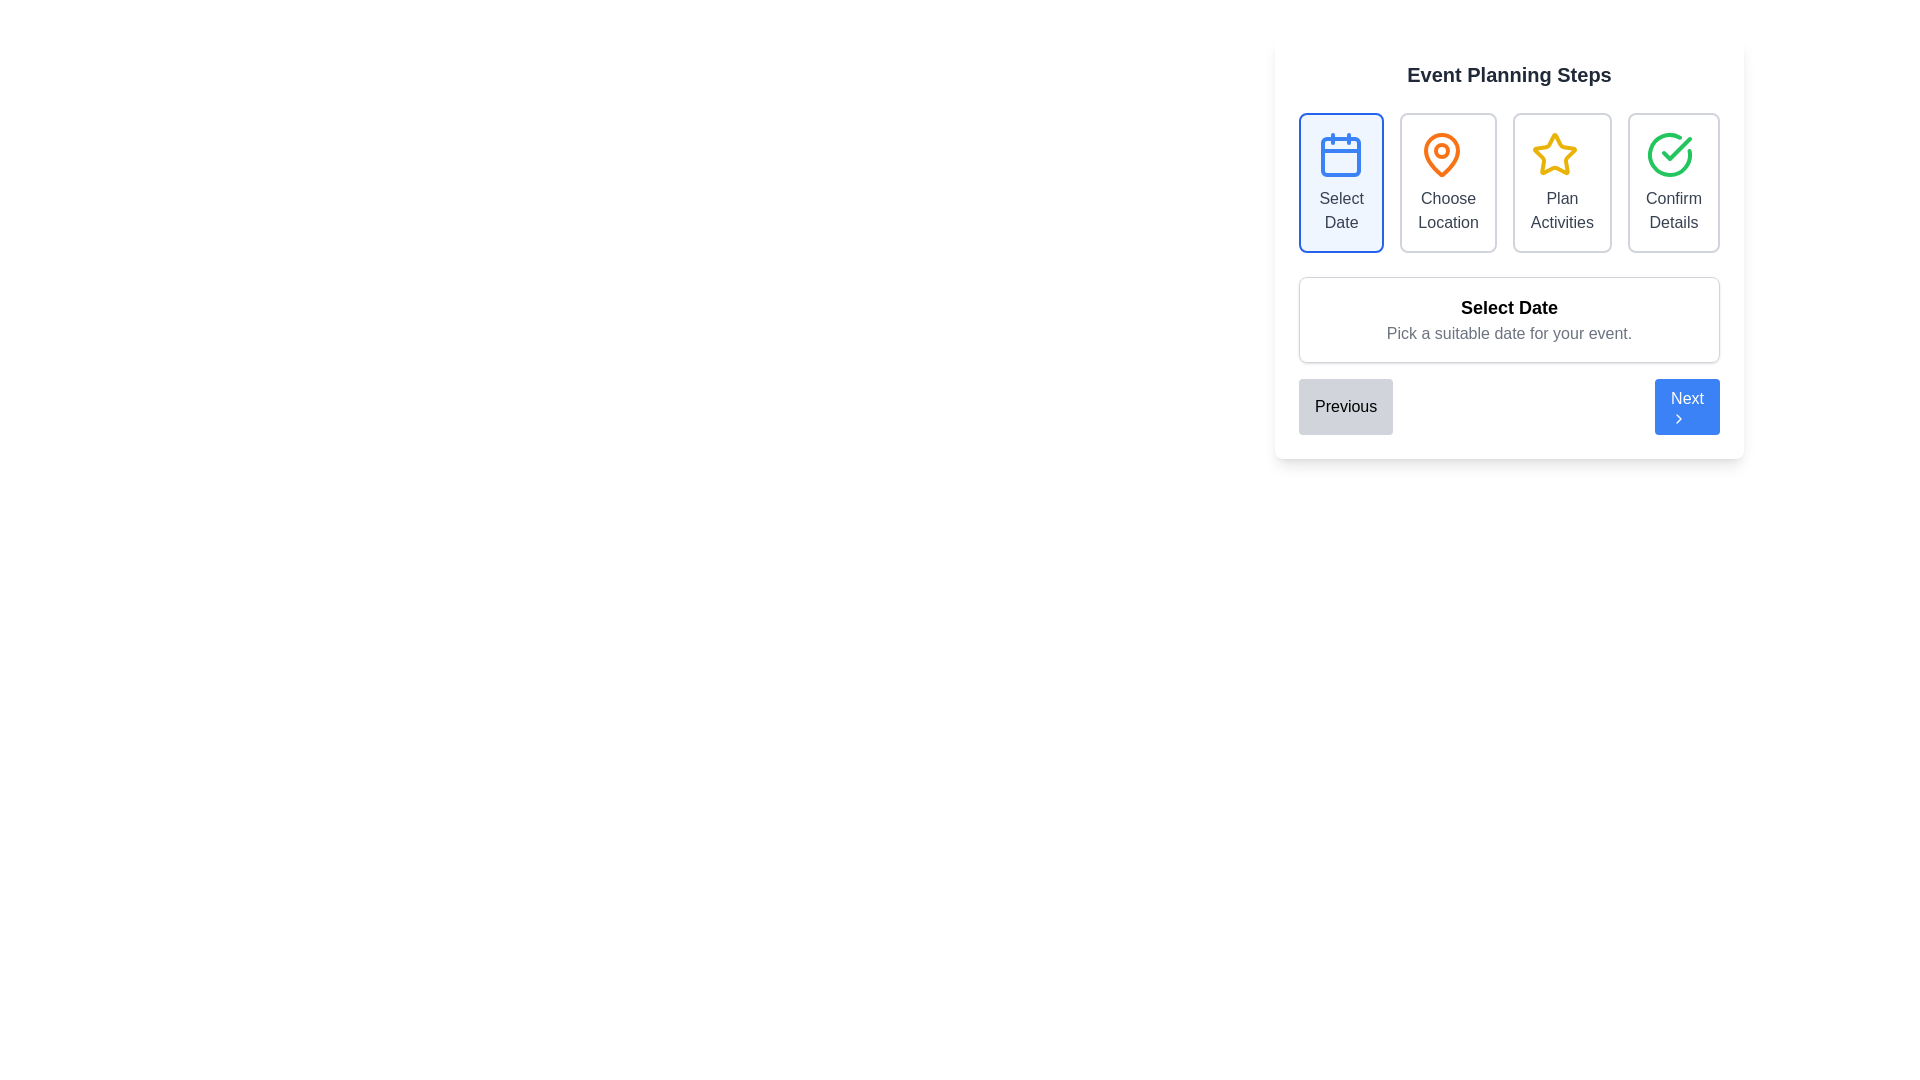  Describe the element at coordinates (1442, 149) in the screenshot. I see `the presence of the small circular orange element at the center of the 'Choose Location' icon, which is the second step icon among the top row of icons` at that location.